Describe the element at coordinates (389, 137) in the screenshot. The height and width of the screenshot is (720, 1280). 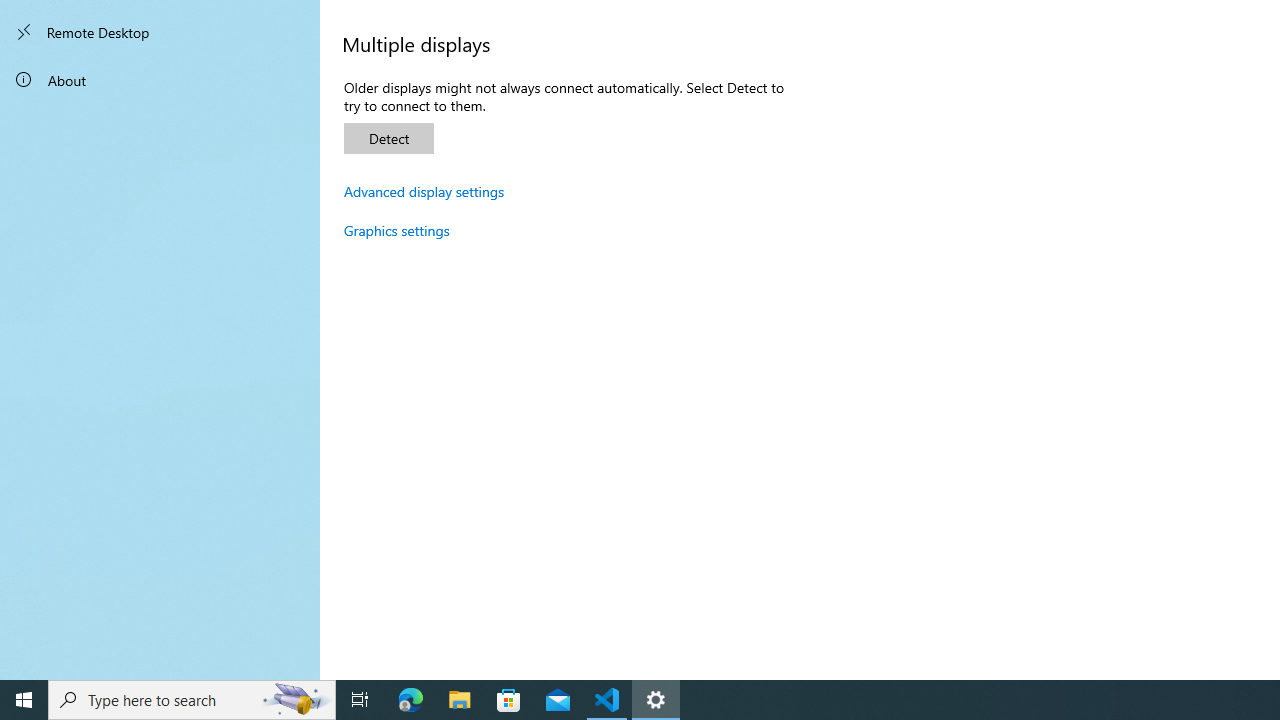
I see `'Detect'` at that location.